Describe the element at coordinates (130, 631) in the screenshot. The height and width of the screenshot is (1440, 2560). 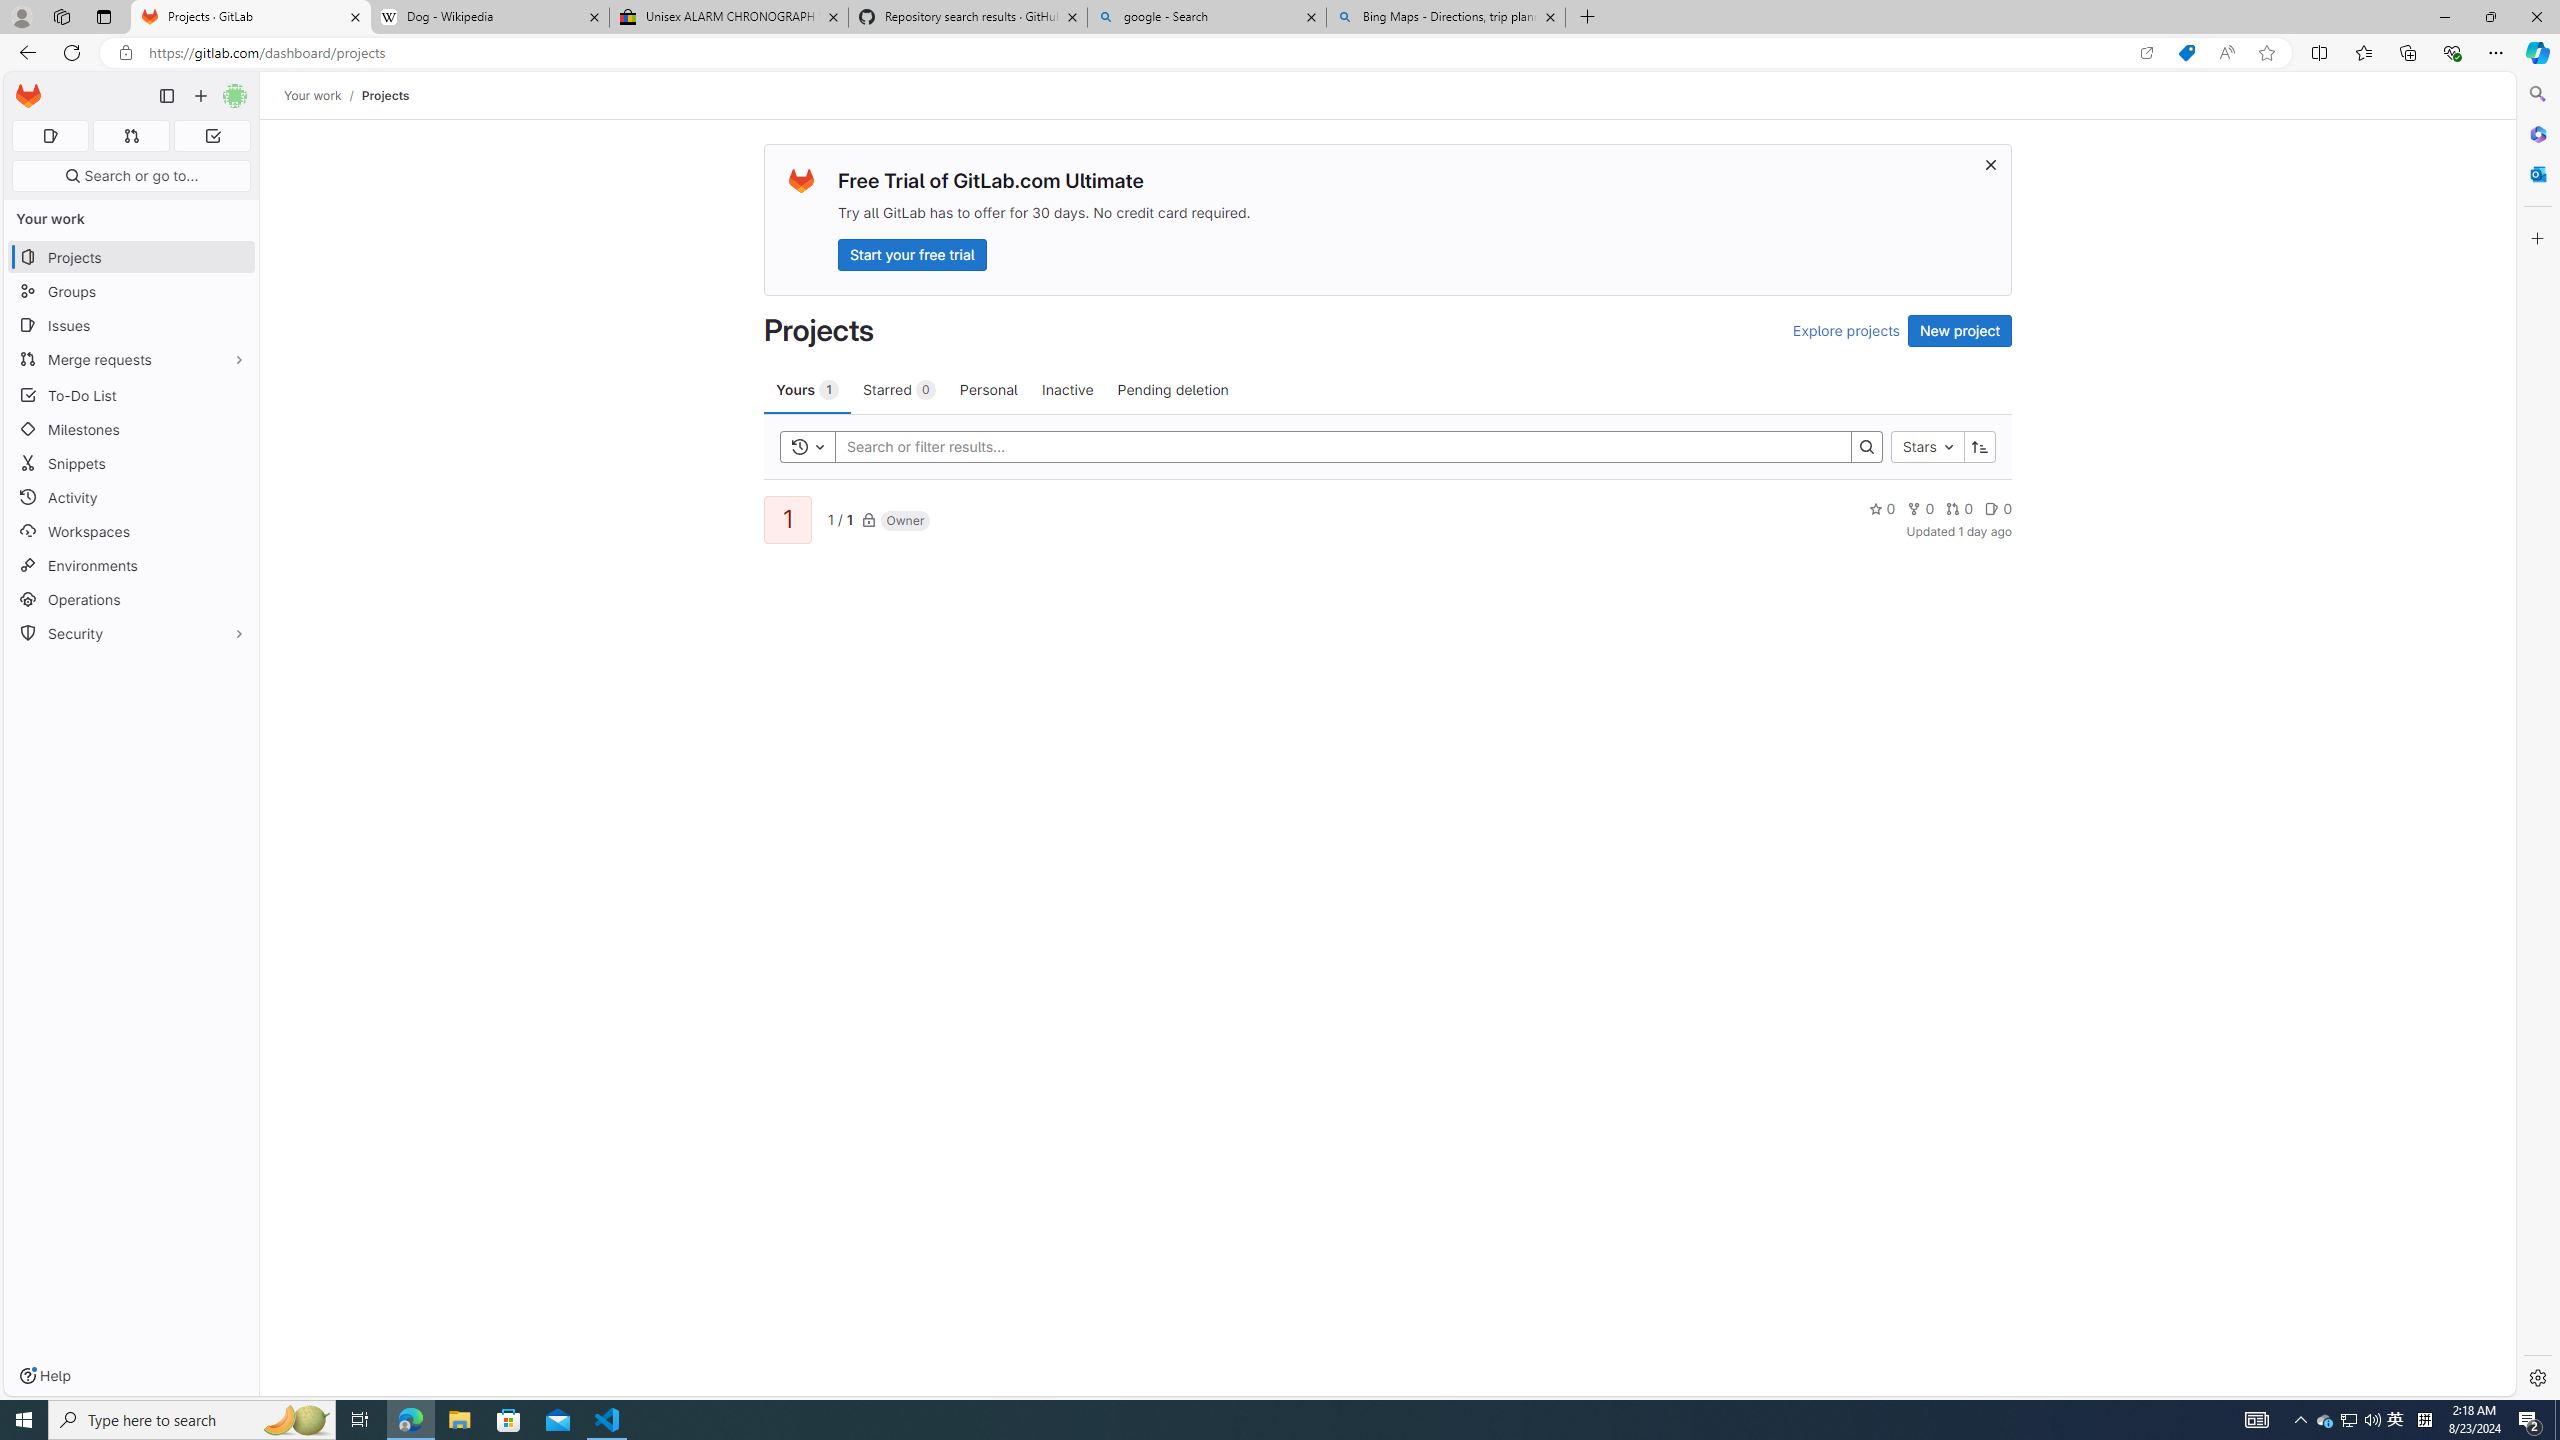
I see `'Security'` at that location.